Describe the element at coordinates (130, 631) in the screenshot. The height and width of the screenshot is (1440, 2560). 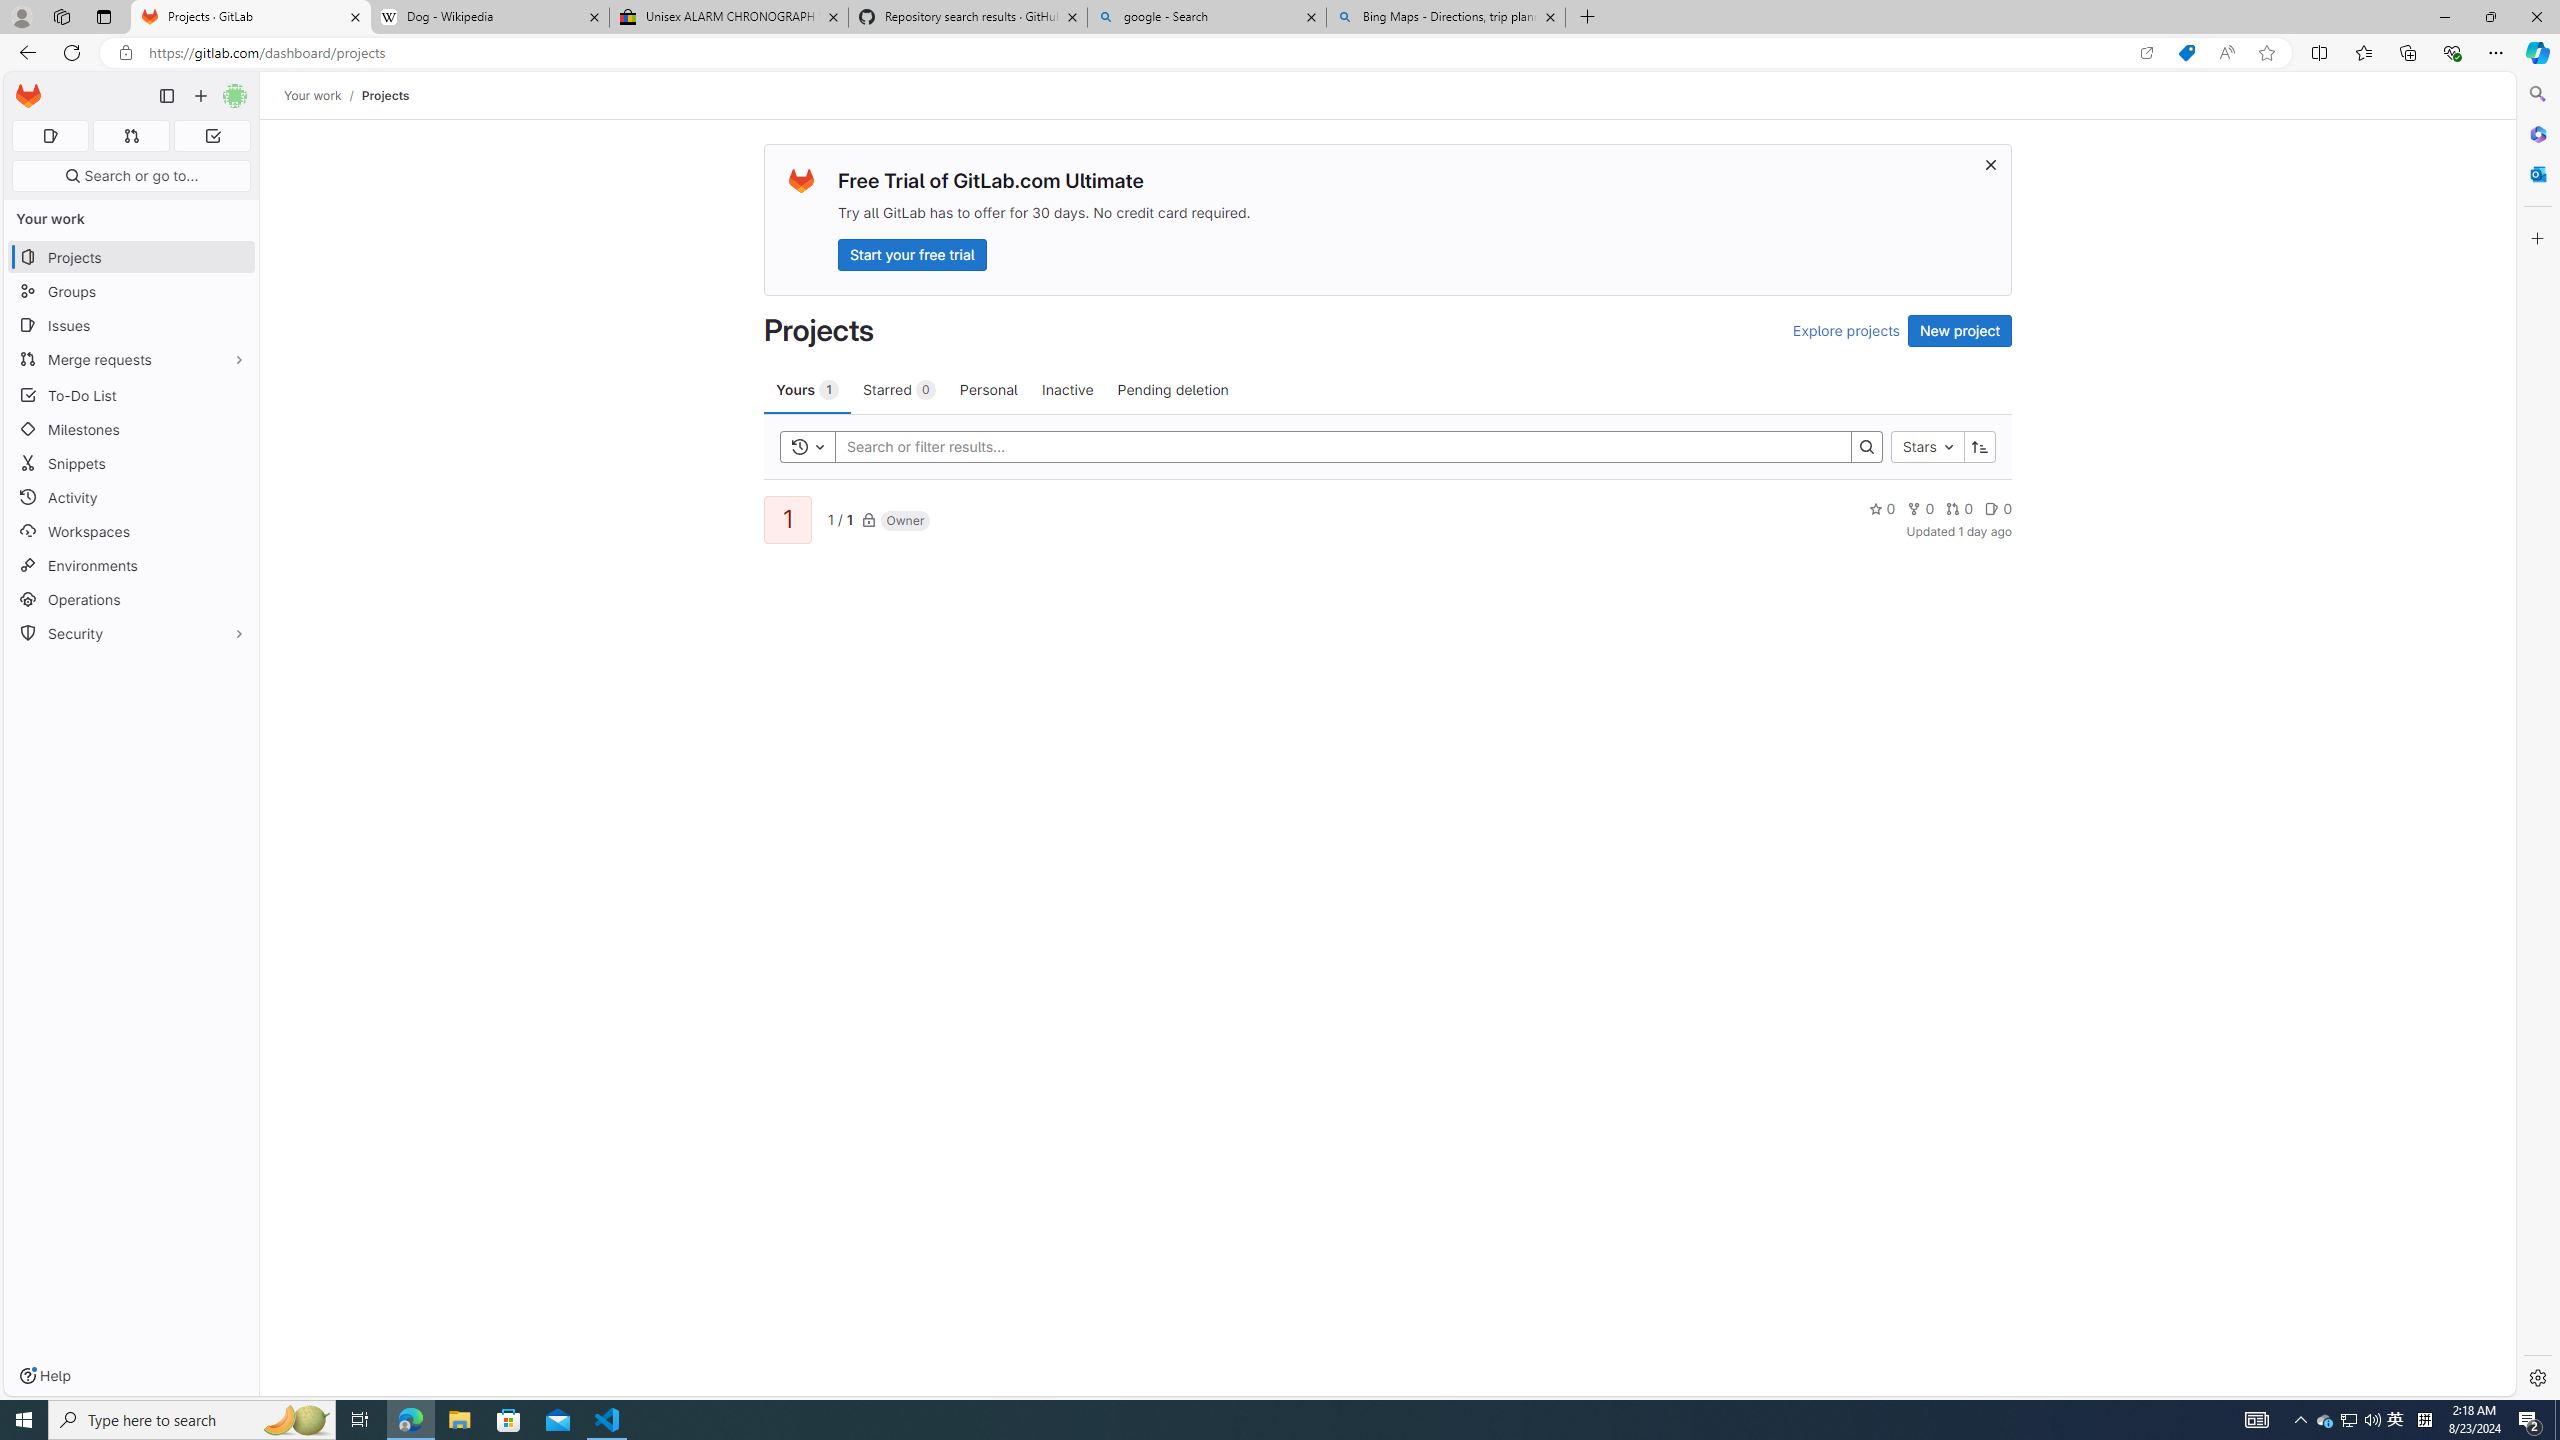
I see `'Security'` at that location.